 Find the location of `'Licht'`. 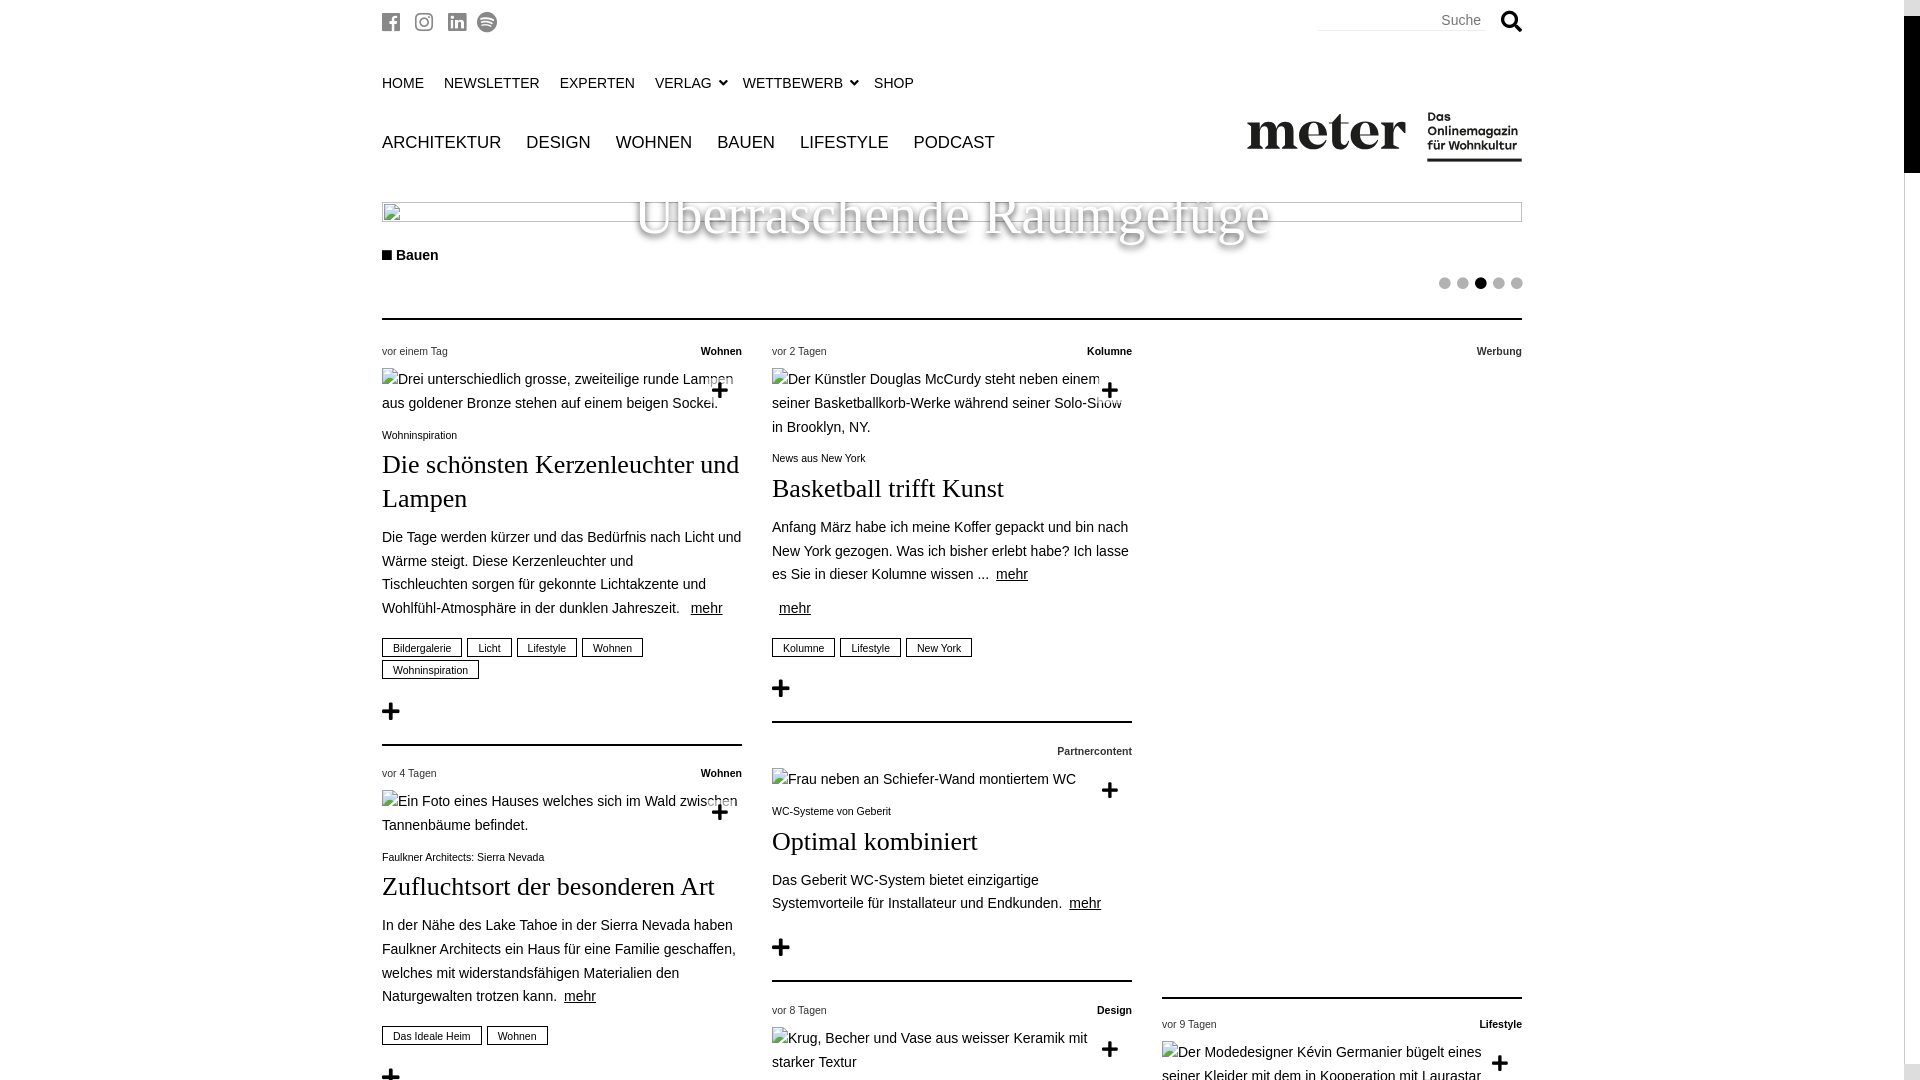

'Licht' is located at coordinates (489, 648).